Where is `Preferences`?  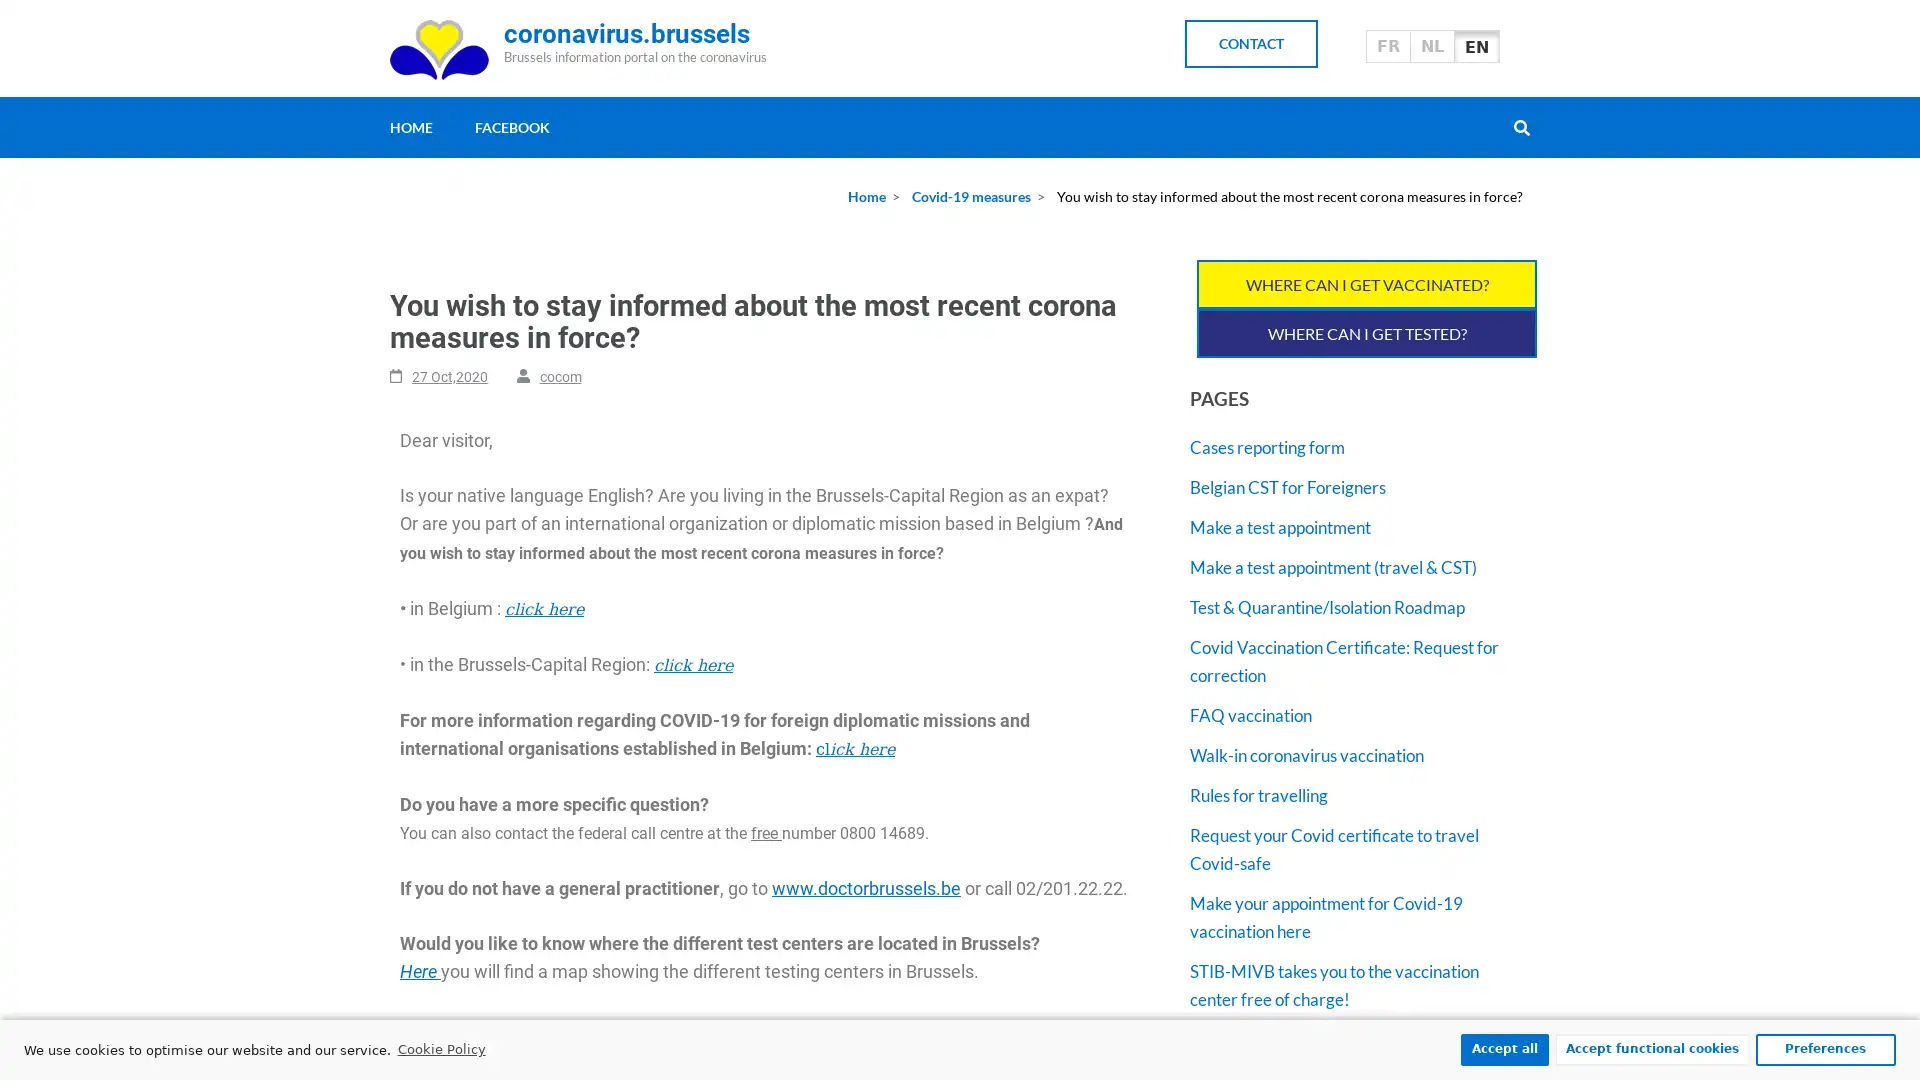
Preferences is located at coordinates (1824, 1048).